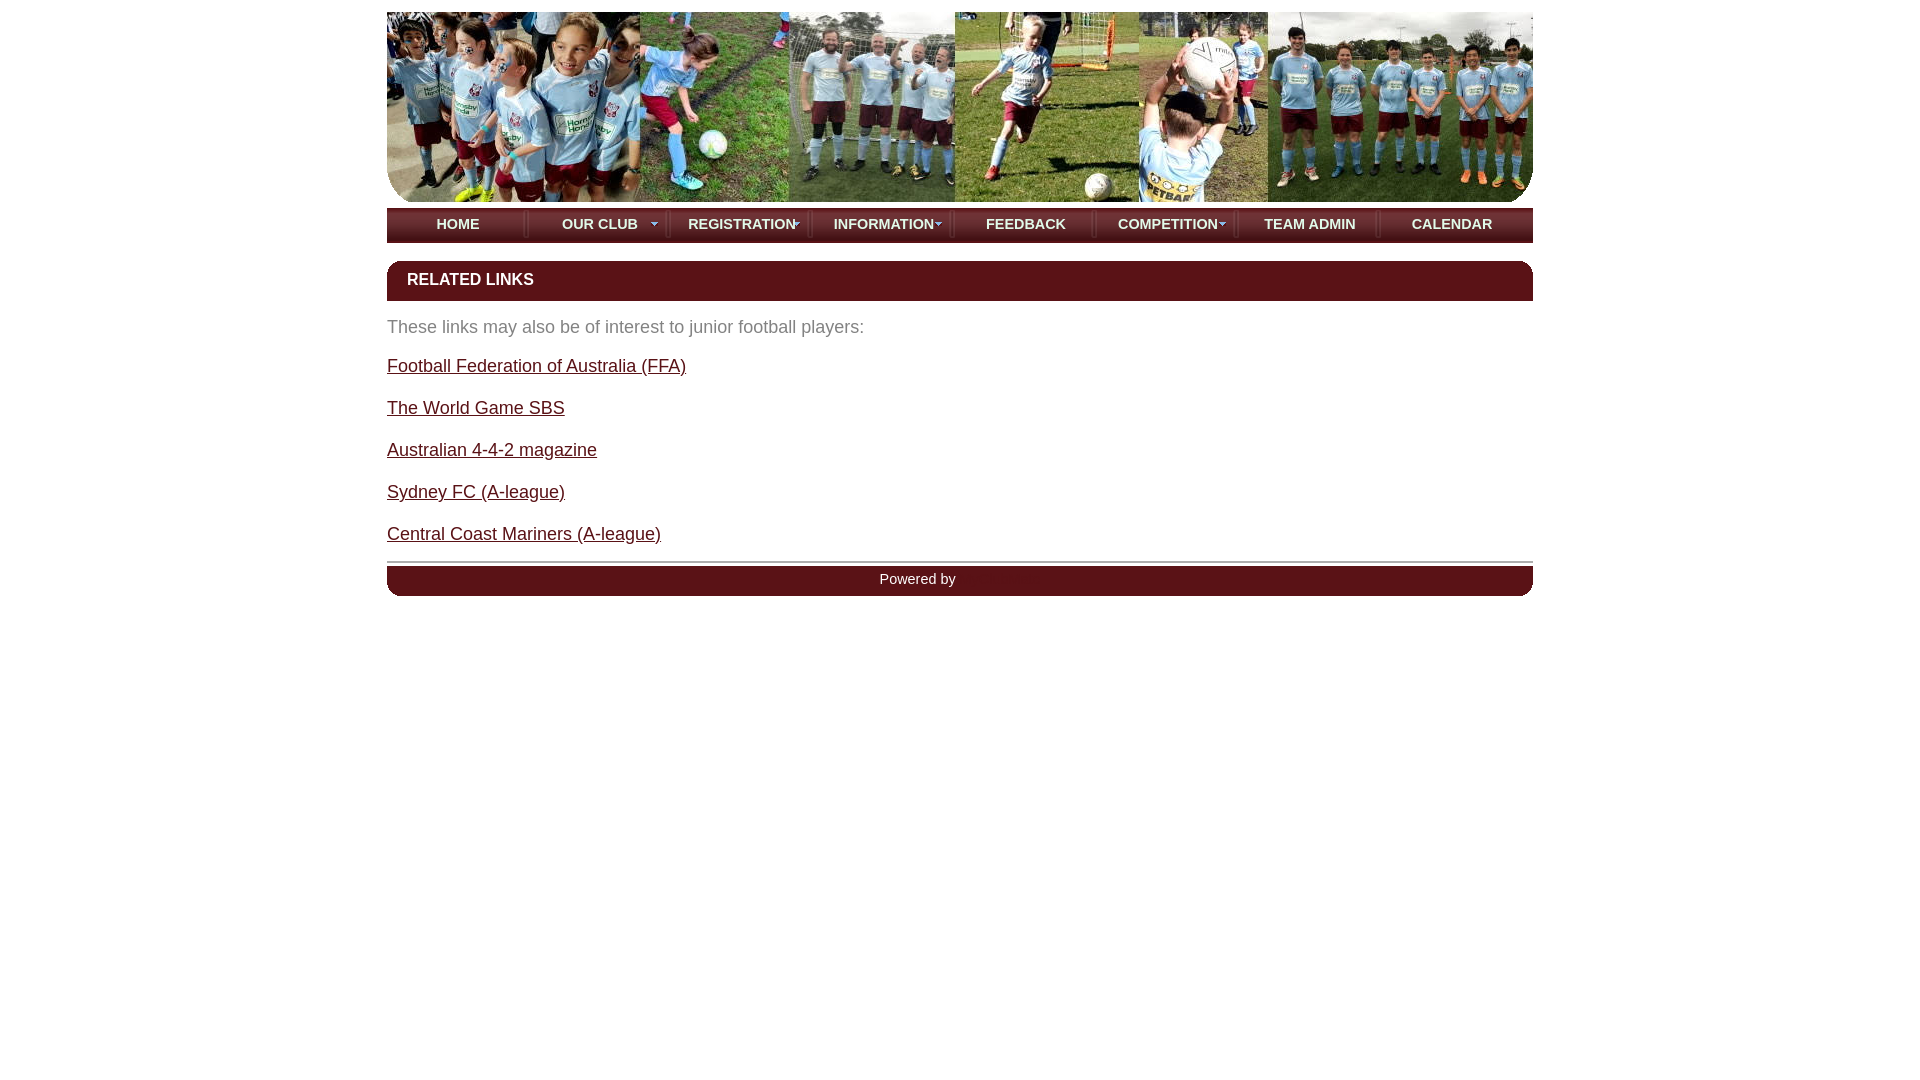 This screenshot has width=1920, height=1080. What do you see at coordinates (960, 578) in the screenshot?
I see `'MyClubMate'` at bounding box center [960, 578].